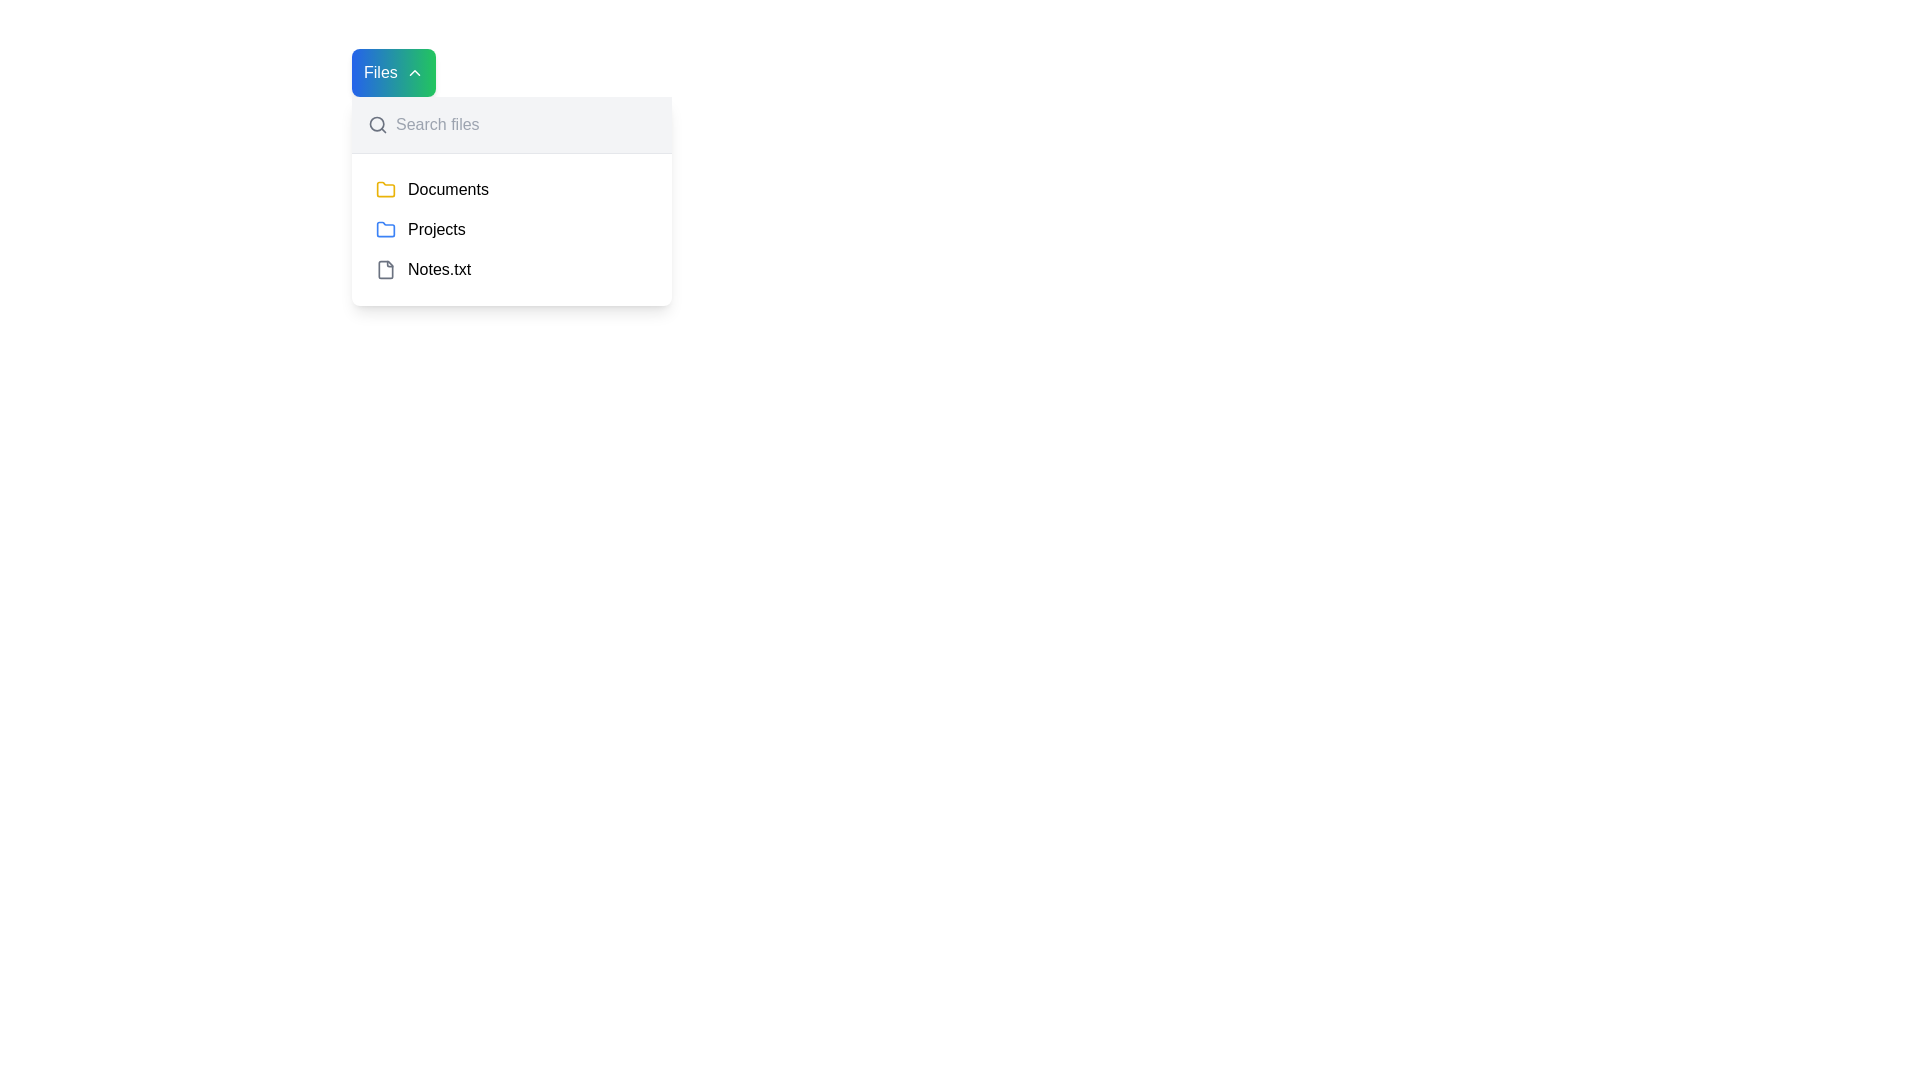 The height and width of the screenshot is (1080, 1920). Describe the element at coordinates (512, 200) in the screenshot. I see `the 'Documents' item in the Dropdown menu located at the top-right corner of the application interface` at that location.